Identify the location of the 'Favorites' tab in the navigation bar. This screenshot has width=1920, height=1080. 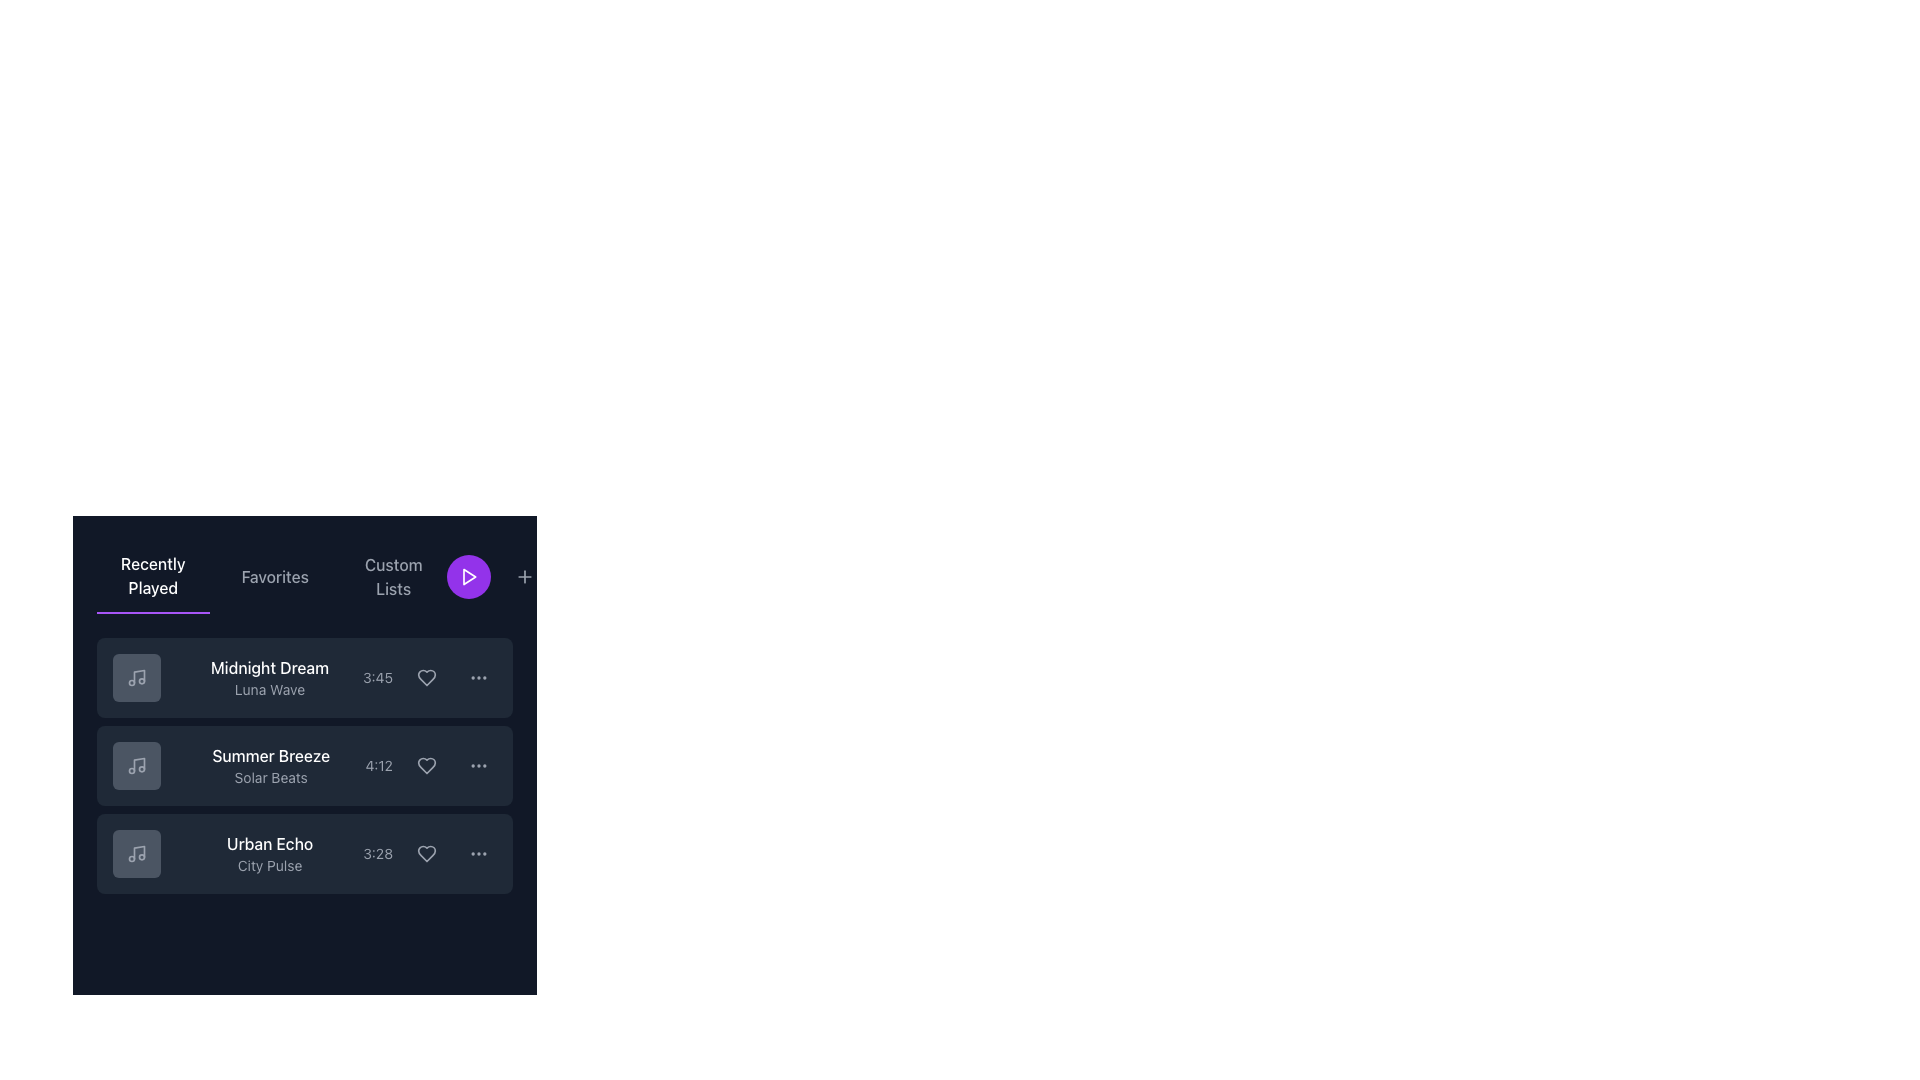
(270, 577).